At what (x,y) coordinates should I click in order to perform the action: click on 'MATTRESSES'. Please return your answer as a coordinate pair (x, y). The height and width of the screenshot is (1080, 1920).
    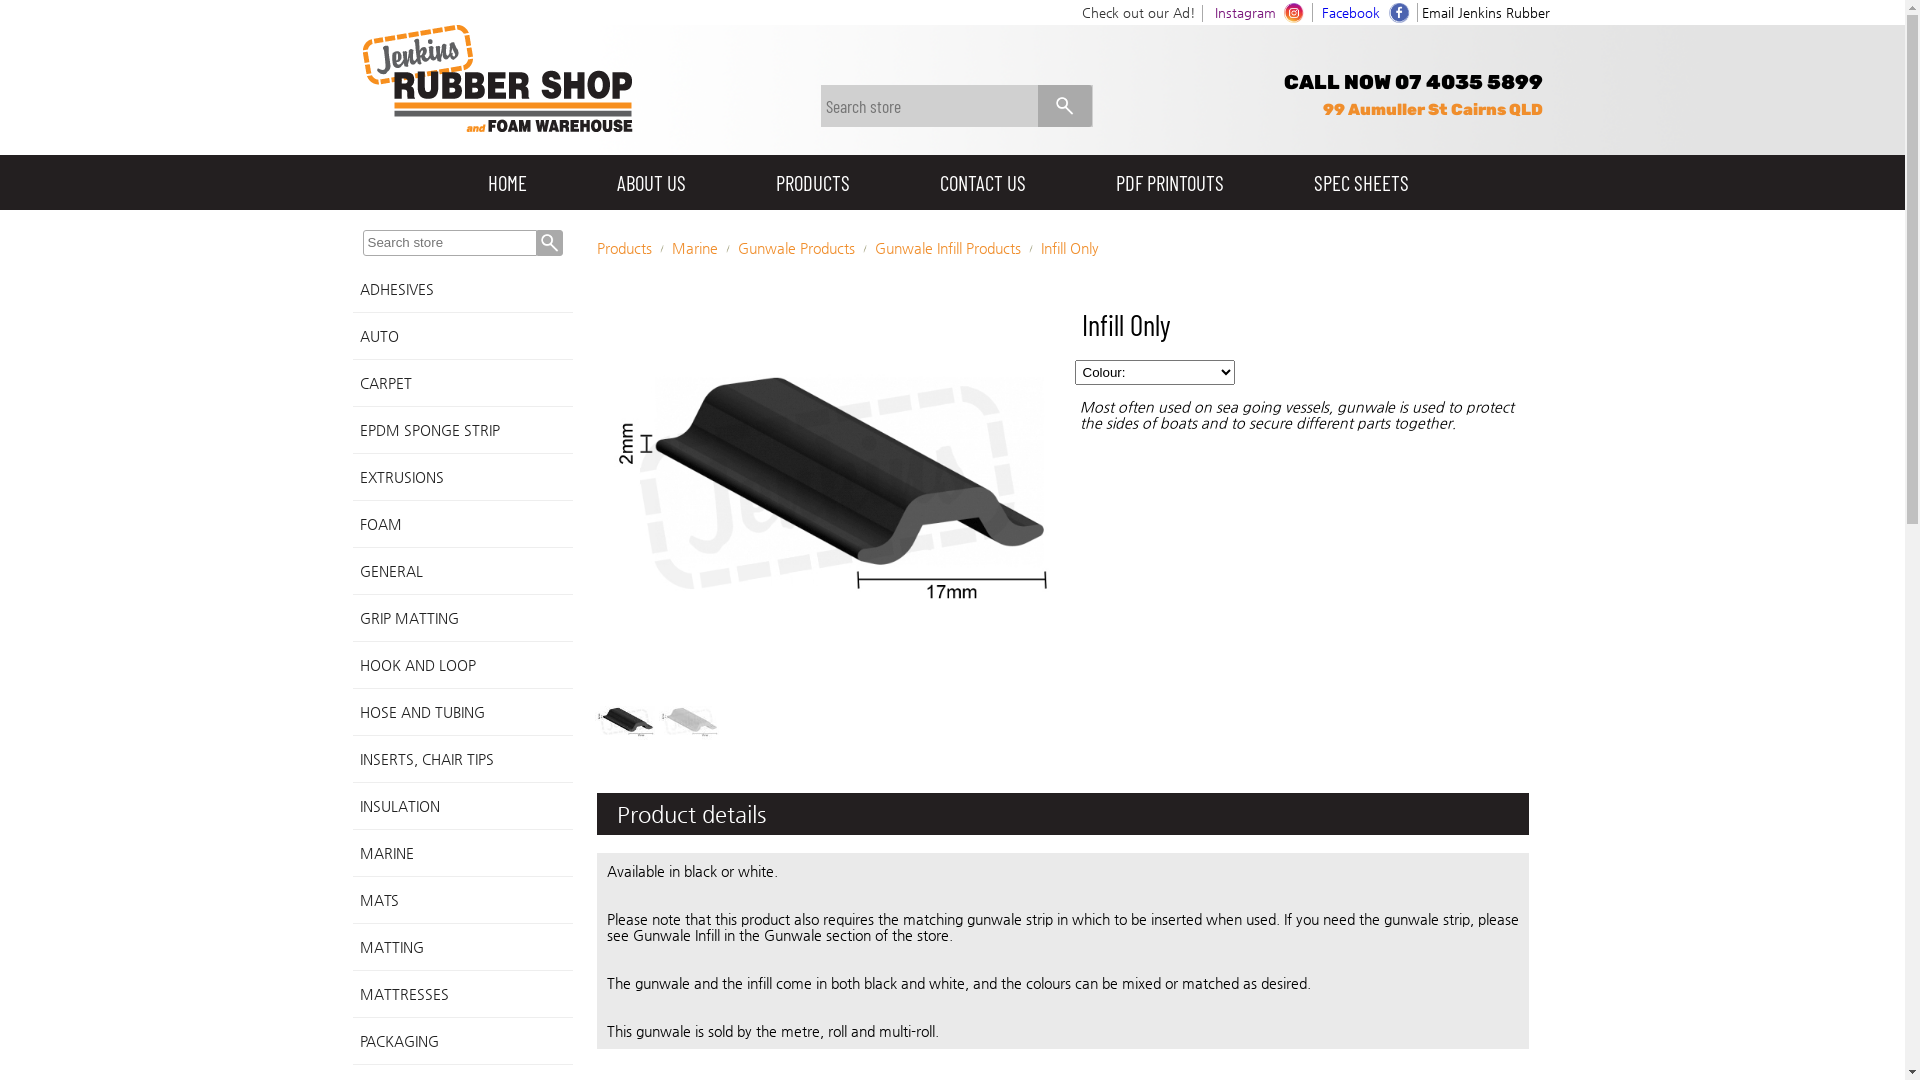
    Looking at the image, I should click on (460, 994).